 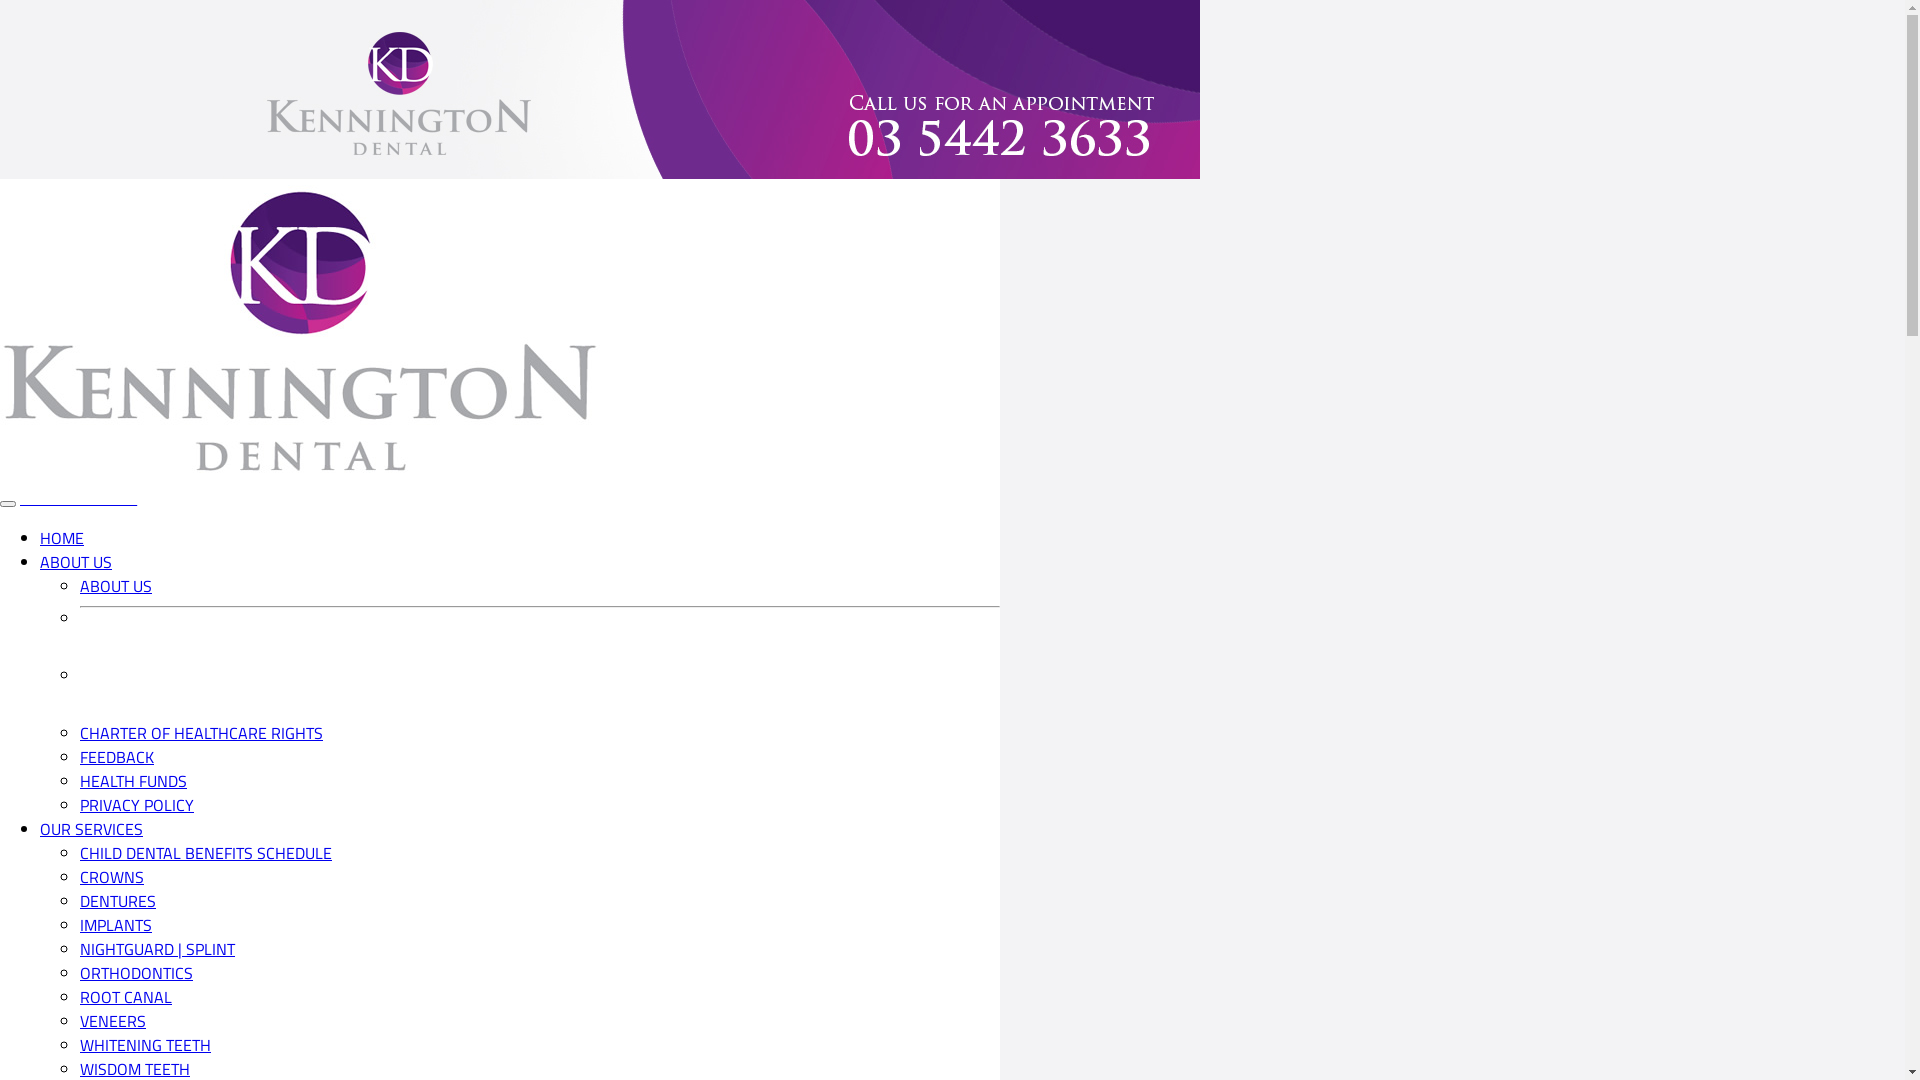 I want to click on 'CROWNS', so click(x=110, y=875).